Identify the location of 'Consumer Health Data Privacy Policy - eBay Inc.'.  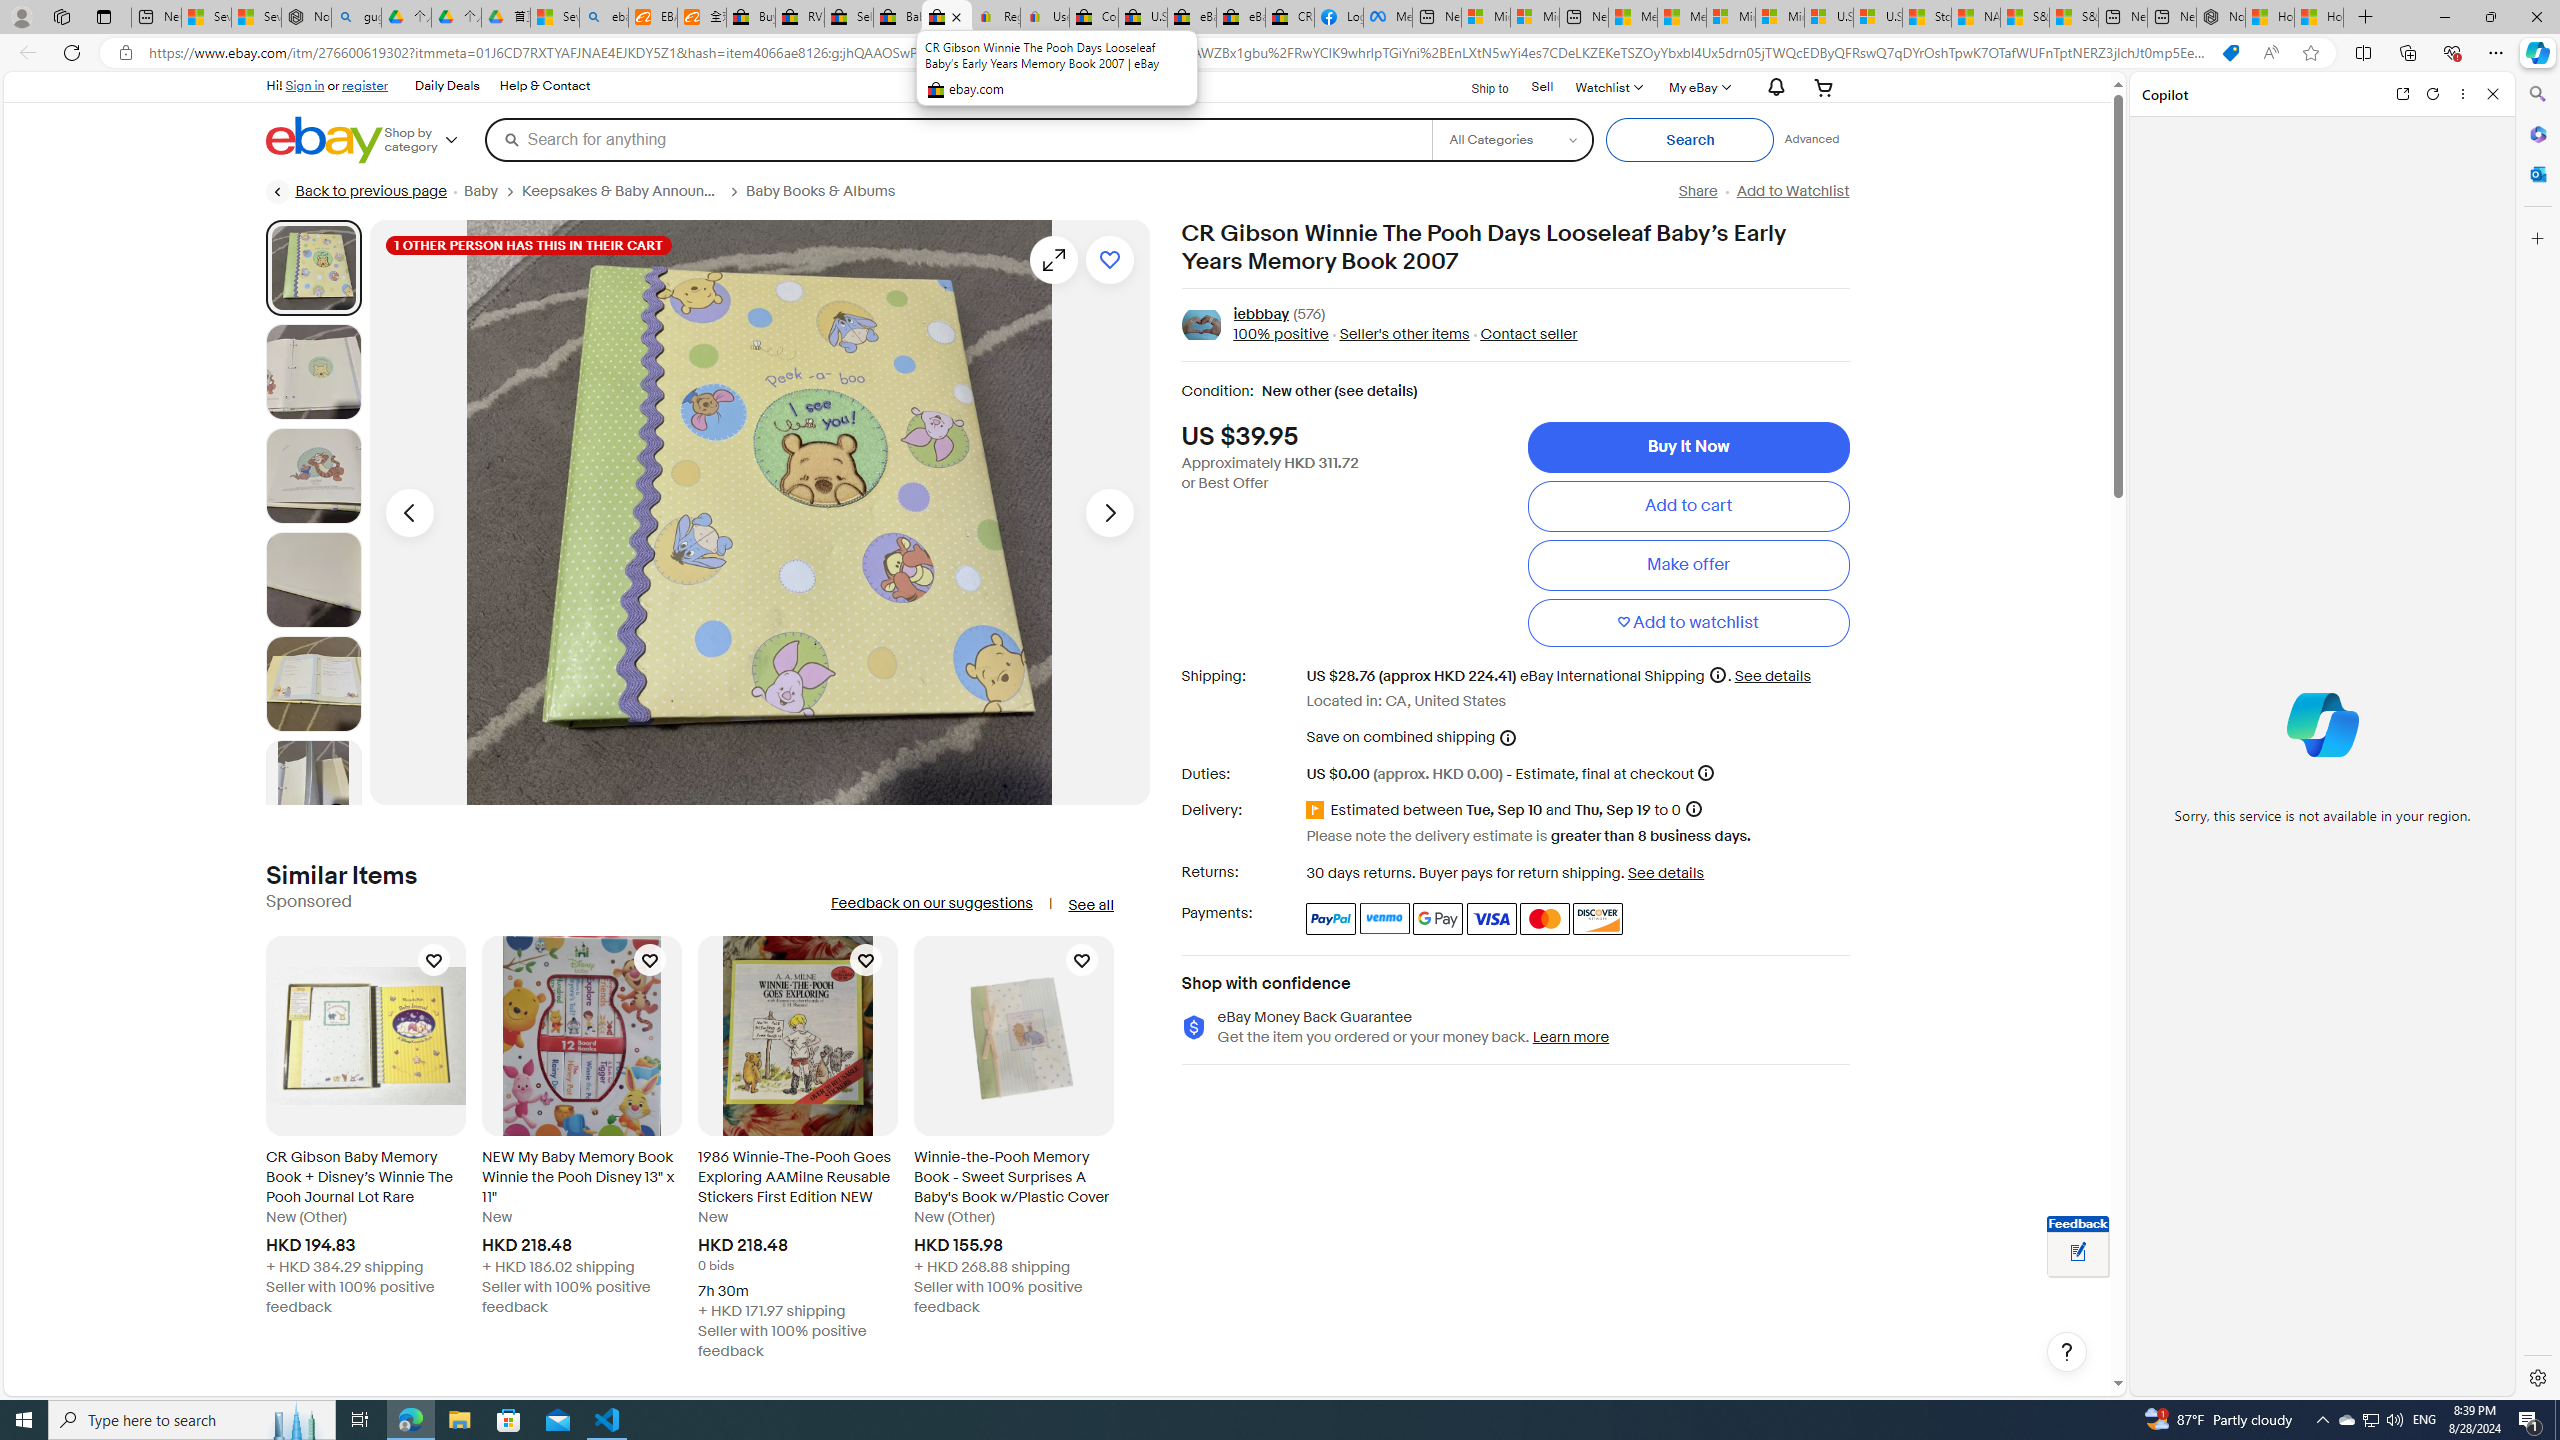
(1092, 16).